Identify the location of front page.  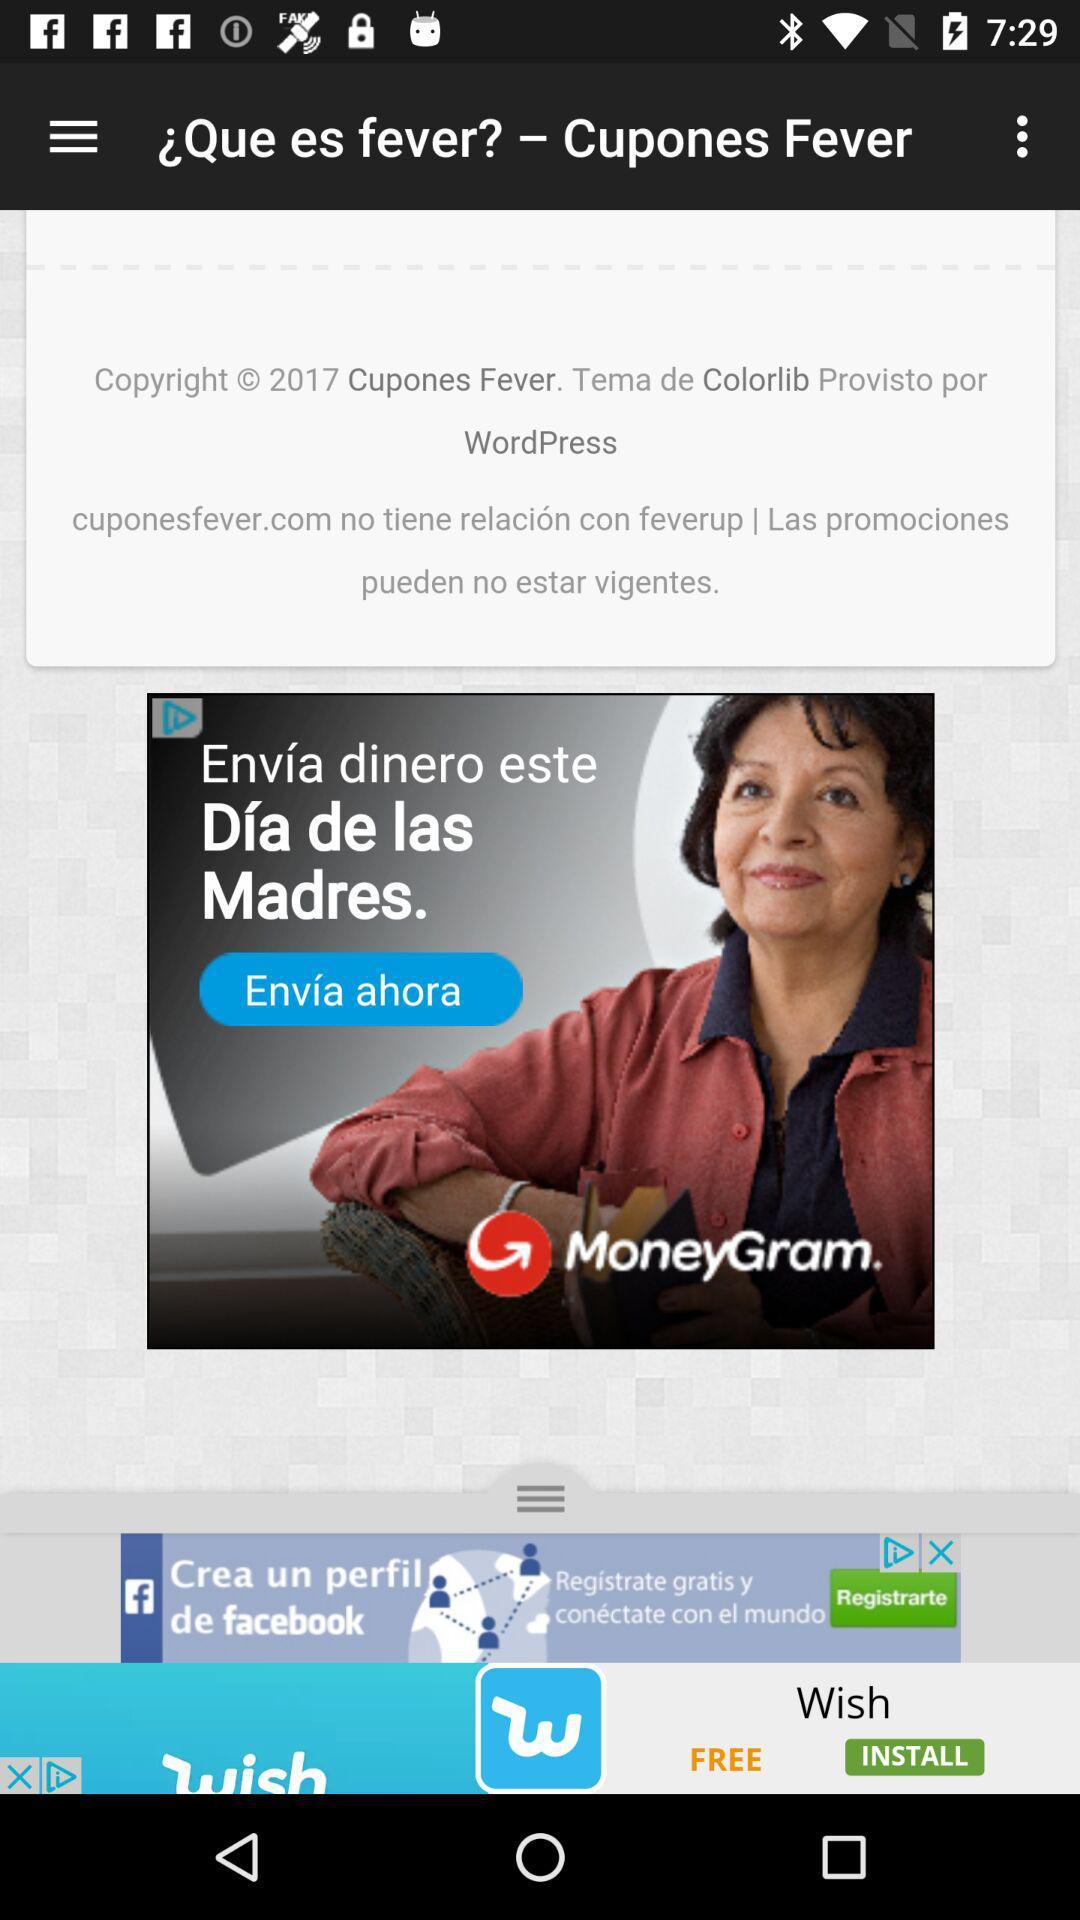
(540, 935).